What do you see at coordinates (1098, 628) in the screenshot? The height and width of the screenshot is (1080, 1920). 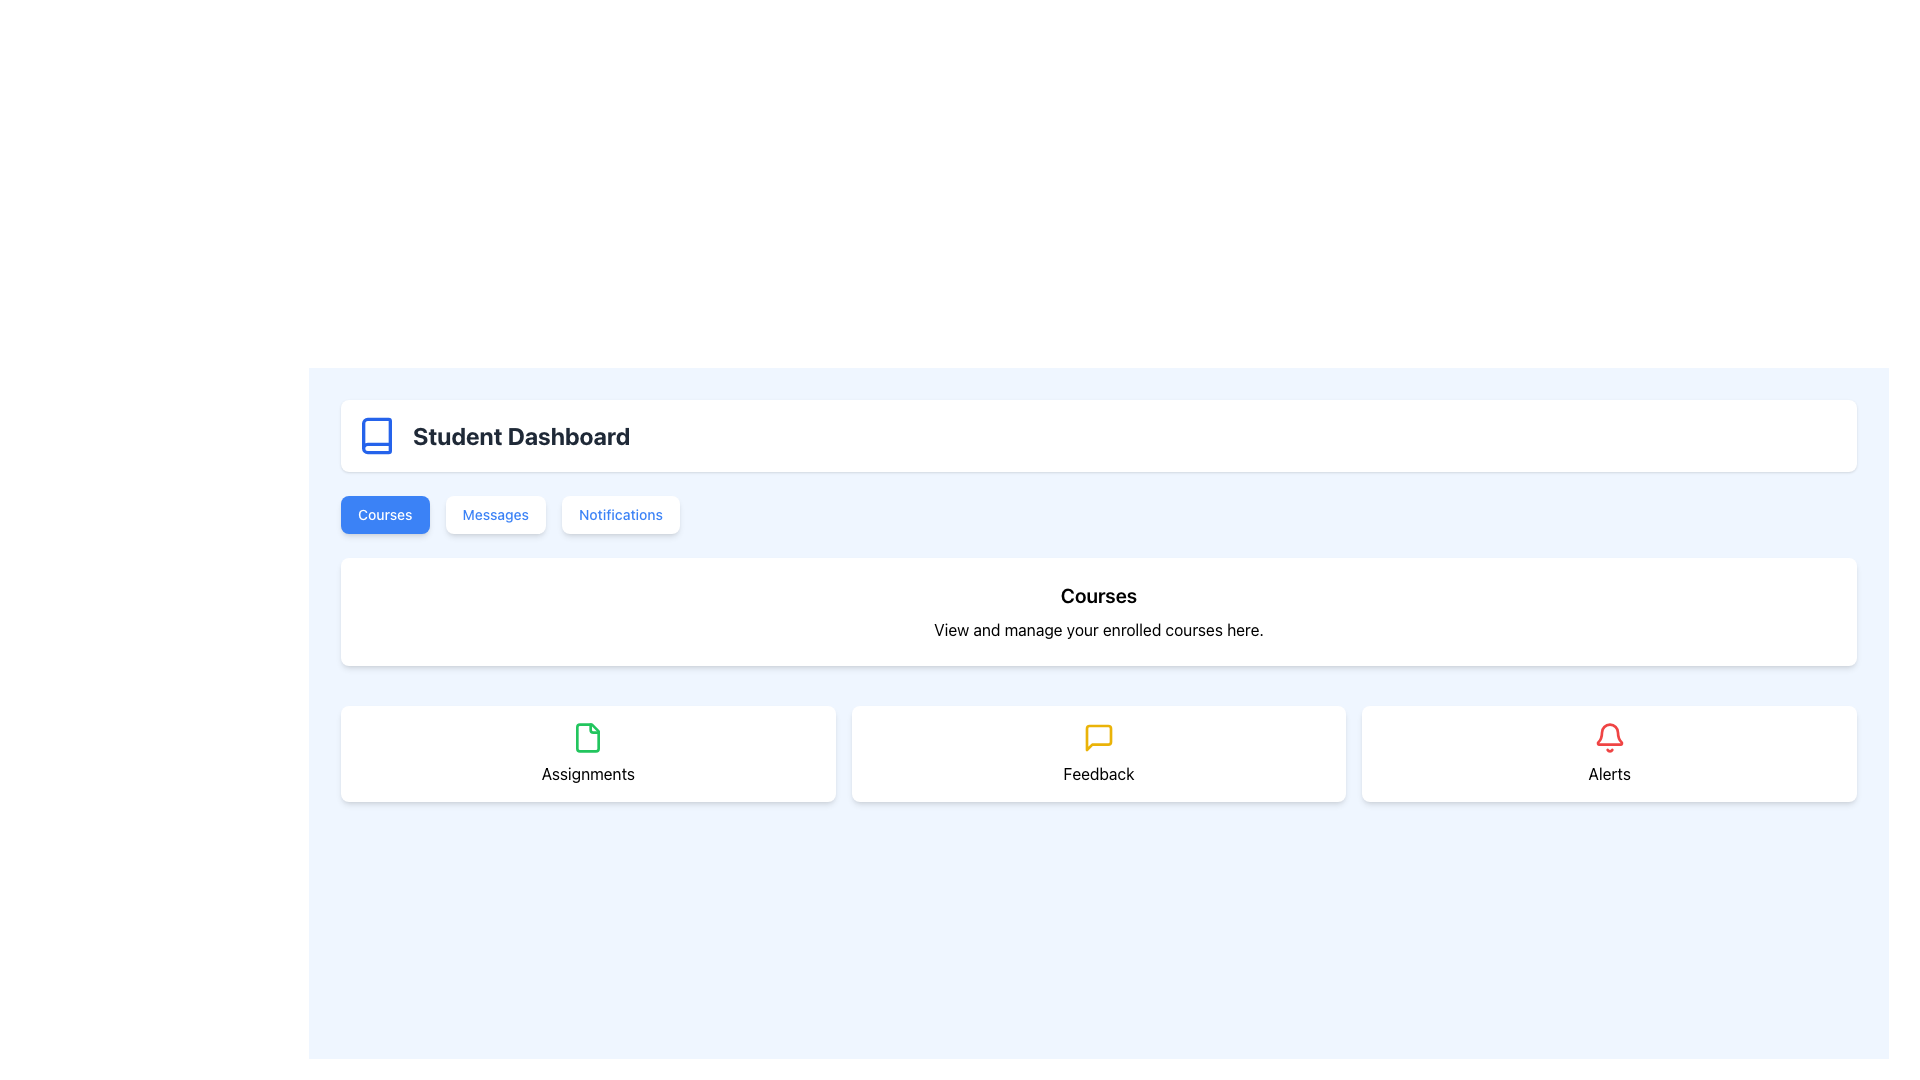 I see `the descriptive text label located beneath the 'Courses' heading, which provides instructions about course management` at bounding box center [1098, 628].